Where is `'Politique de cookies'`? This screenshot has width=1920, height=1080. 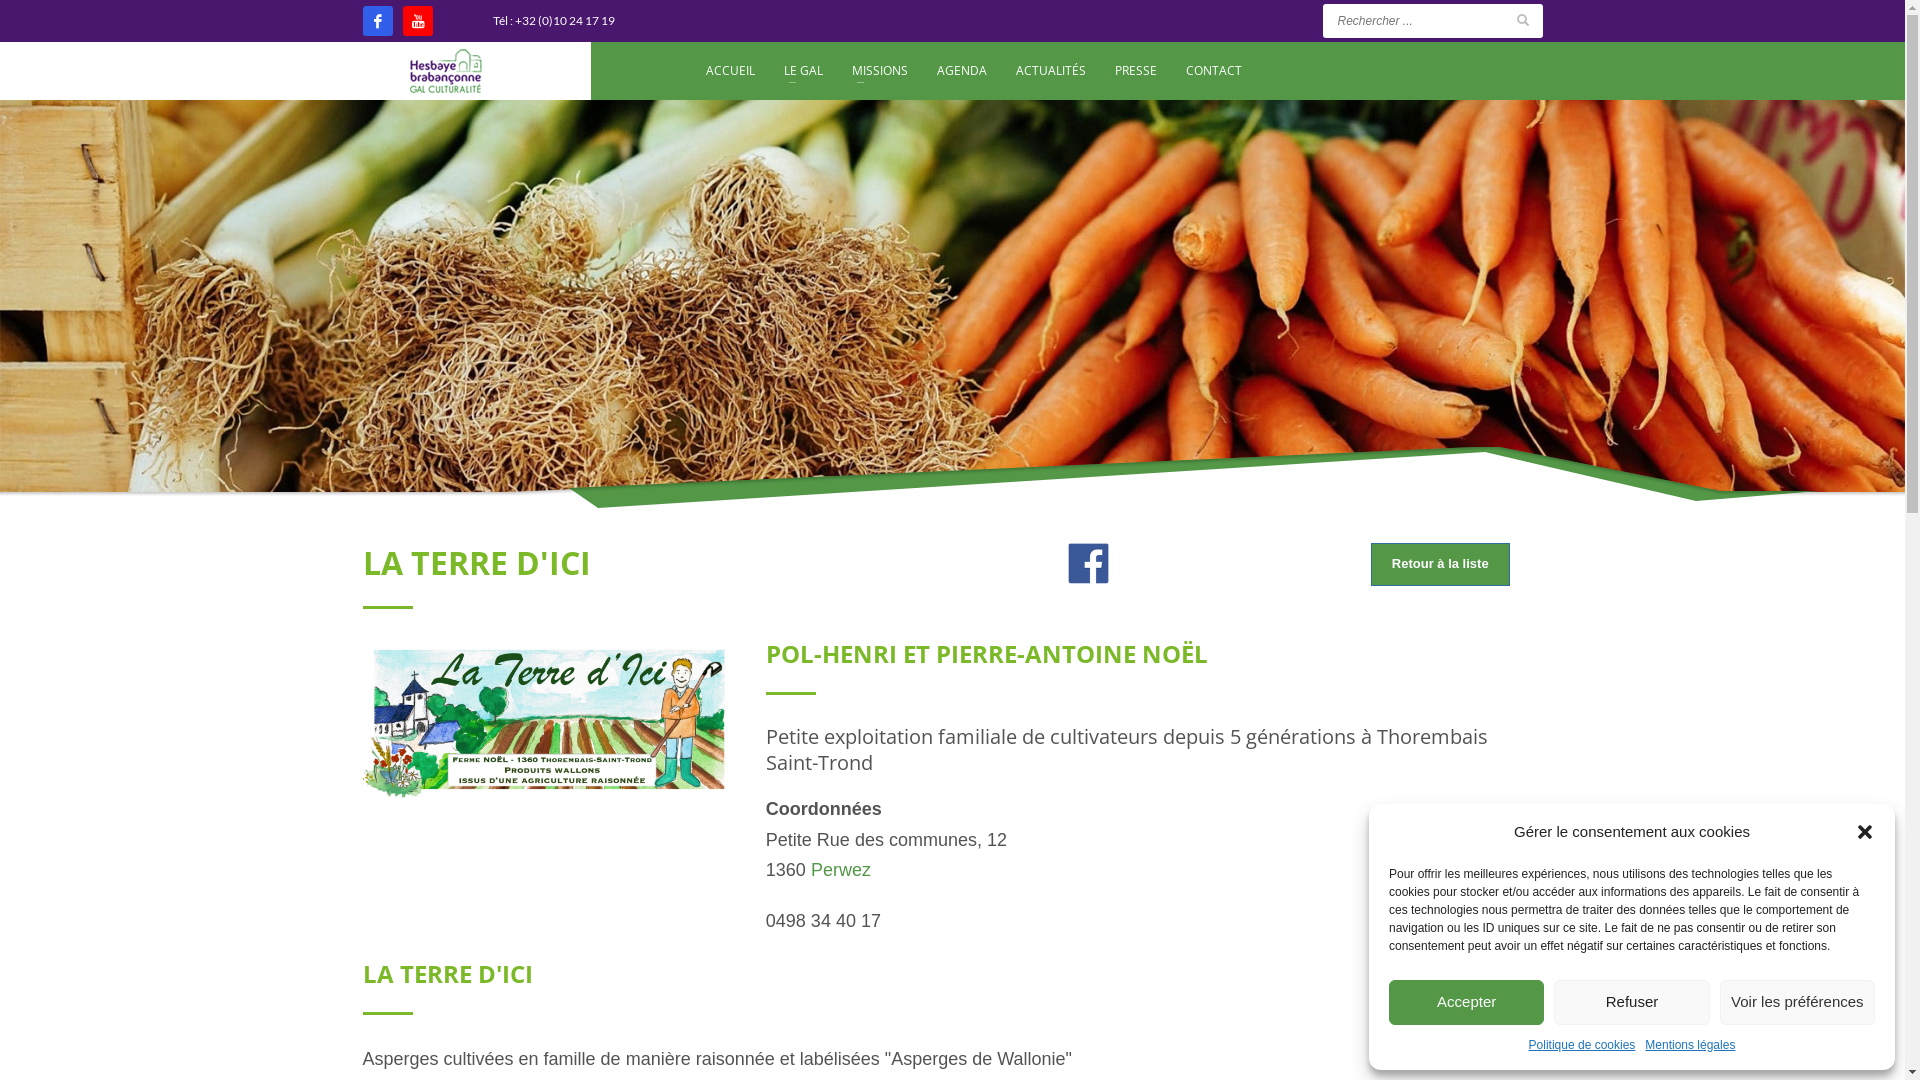 'Politique de cookies' is located at coordinates (1581, 1044).